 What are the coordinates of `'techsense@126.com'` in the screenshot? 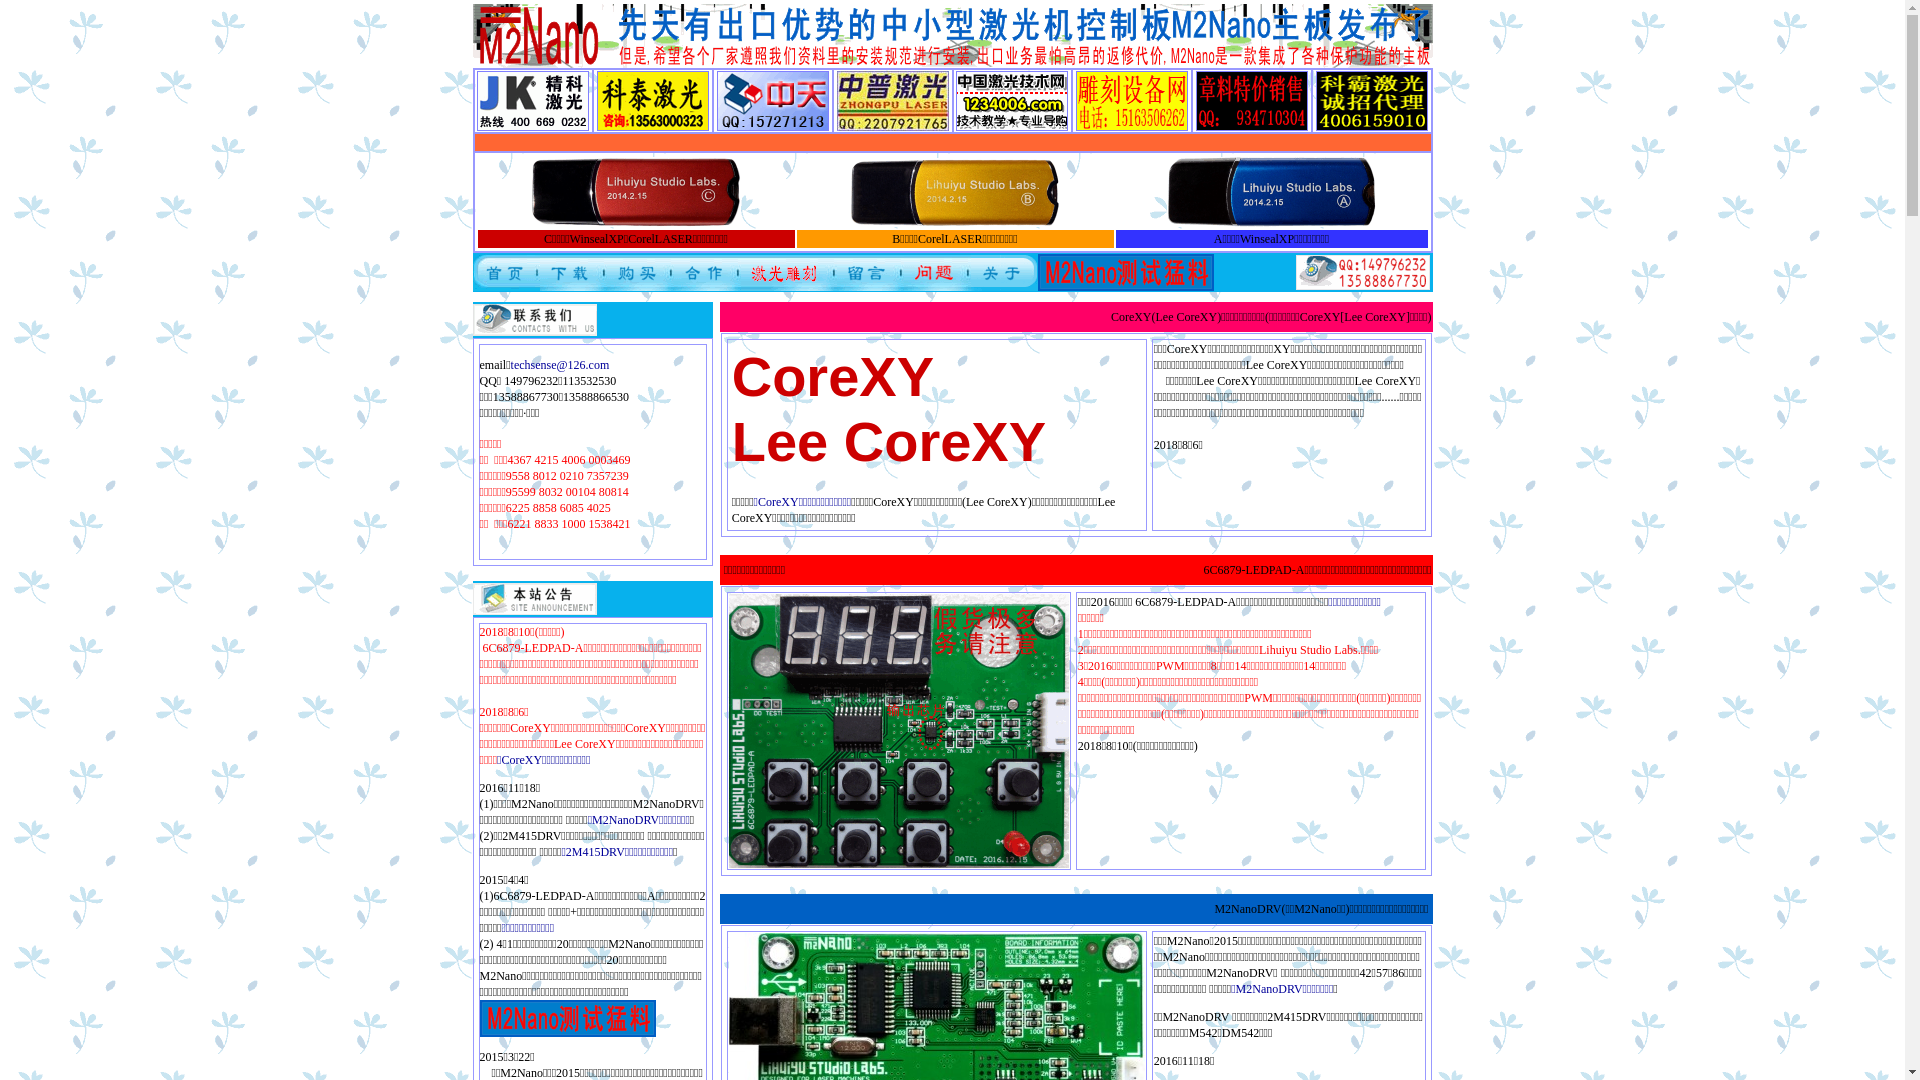 It's located at (510, 365).